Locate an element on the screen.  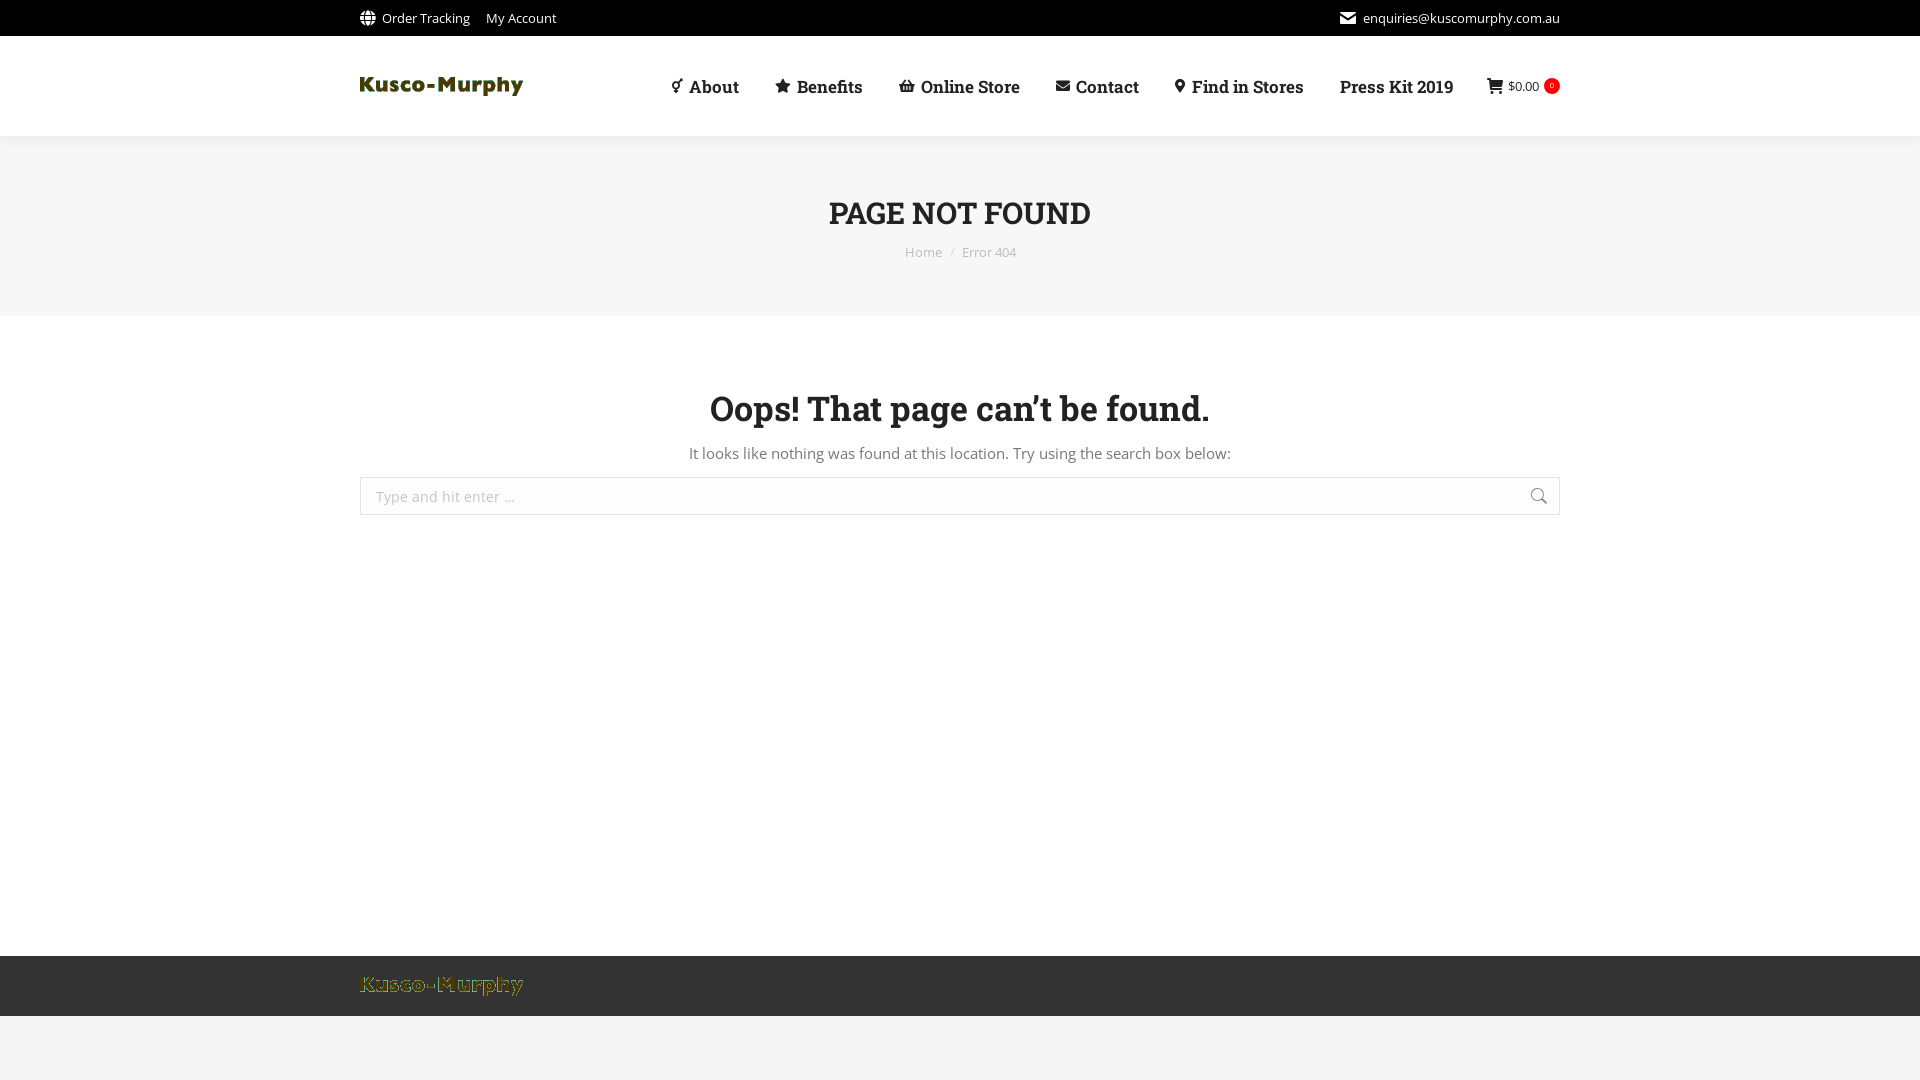
'Go!' is located at coordinates (1588, 497).